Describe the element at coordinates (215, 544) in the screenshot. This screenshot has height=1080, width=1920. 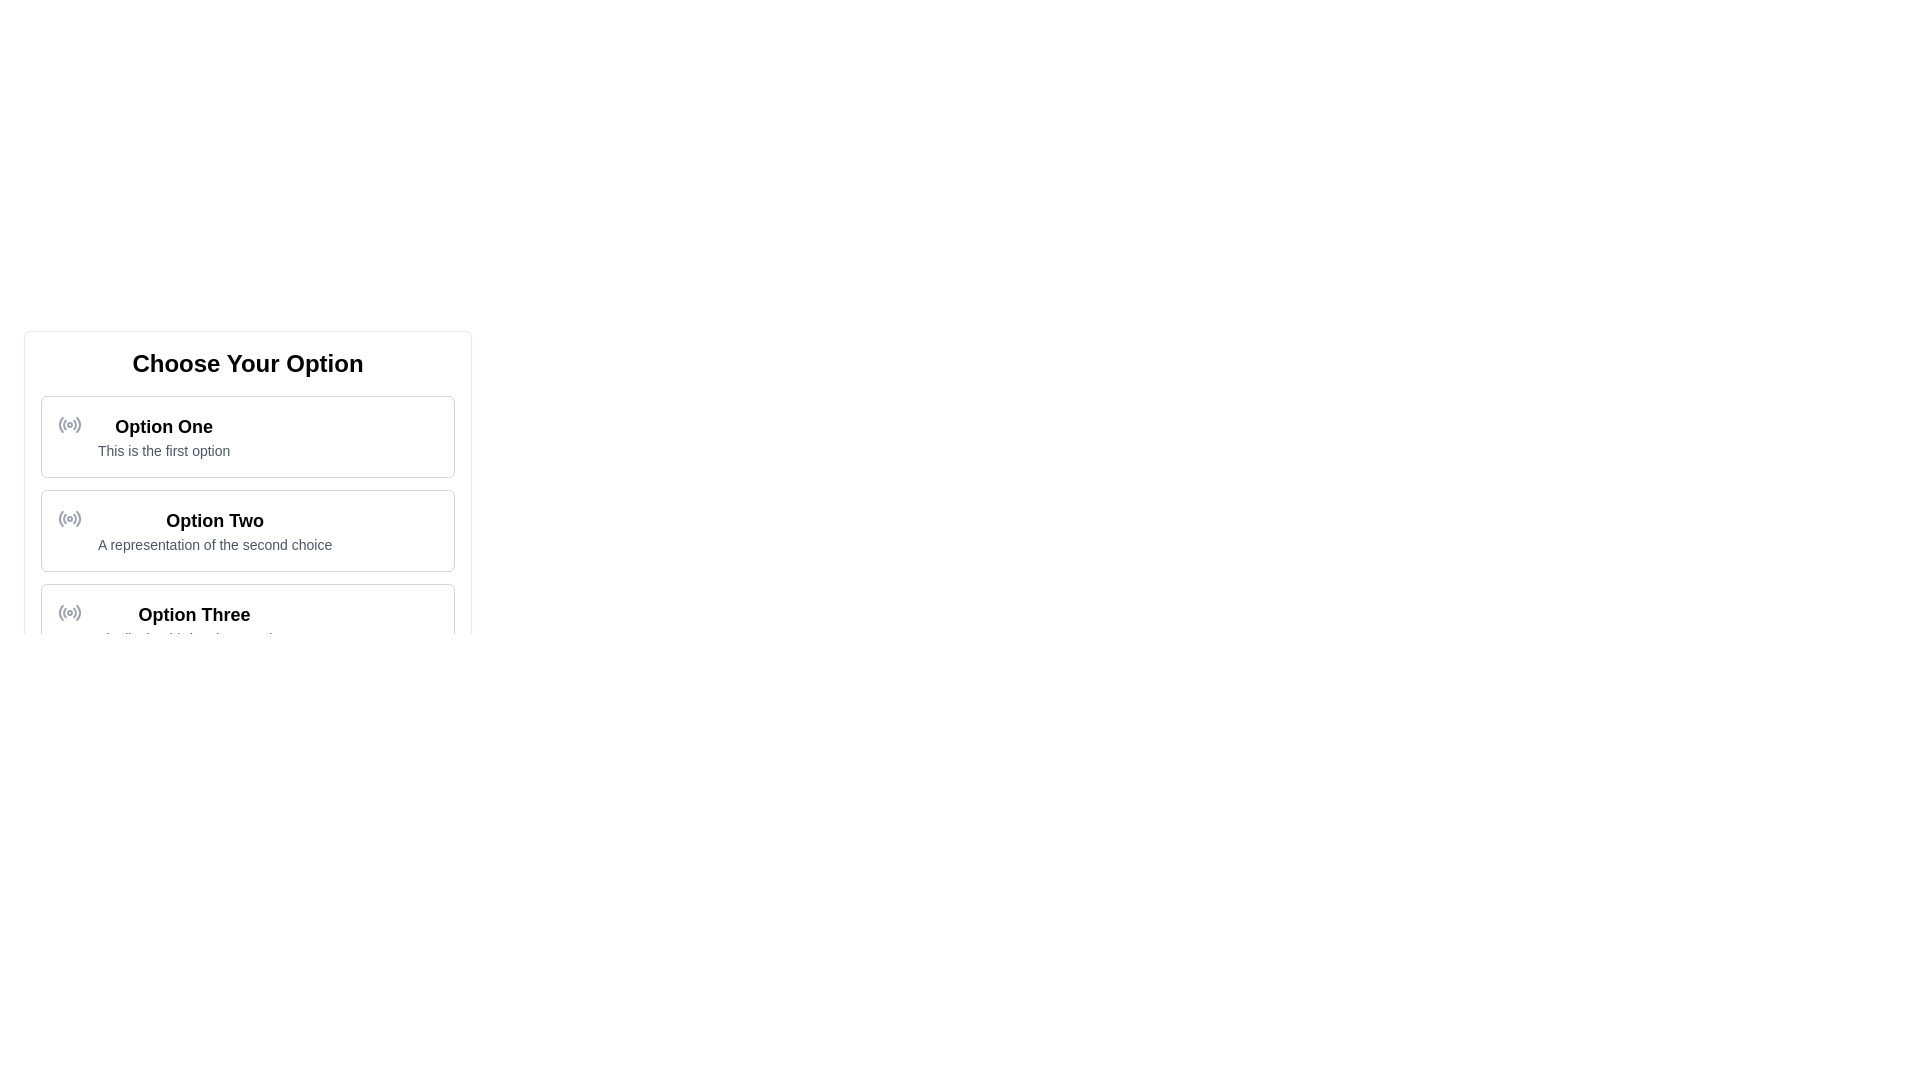
I see `the descriptive text label for 'Option Two', located beneath the 'Option Two' heading in the vertically arranged list of options` at that location.